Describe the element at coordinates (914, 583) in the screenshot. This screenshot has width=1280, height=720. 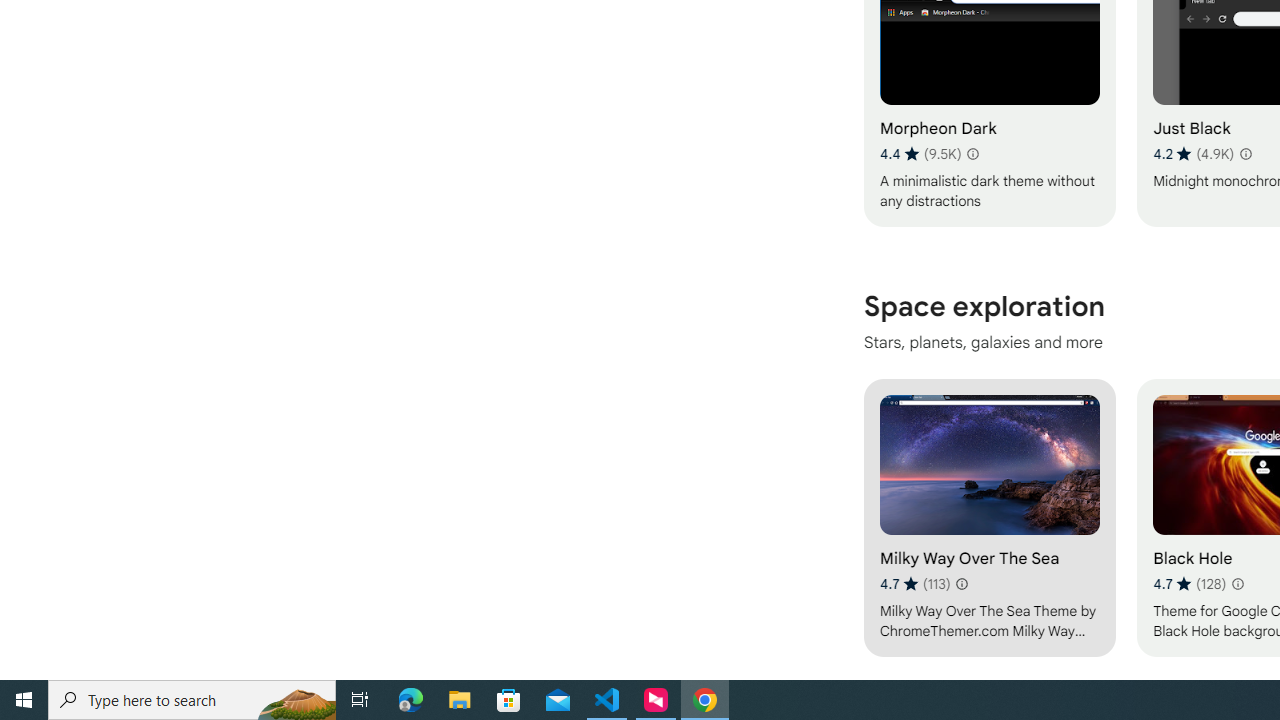
I see `'Average rating 4.7 out of 5 stars. 113 ratings.'` at that location.